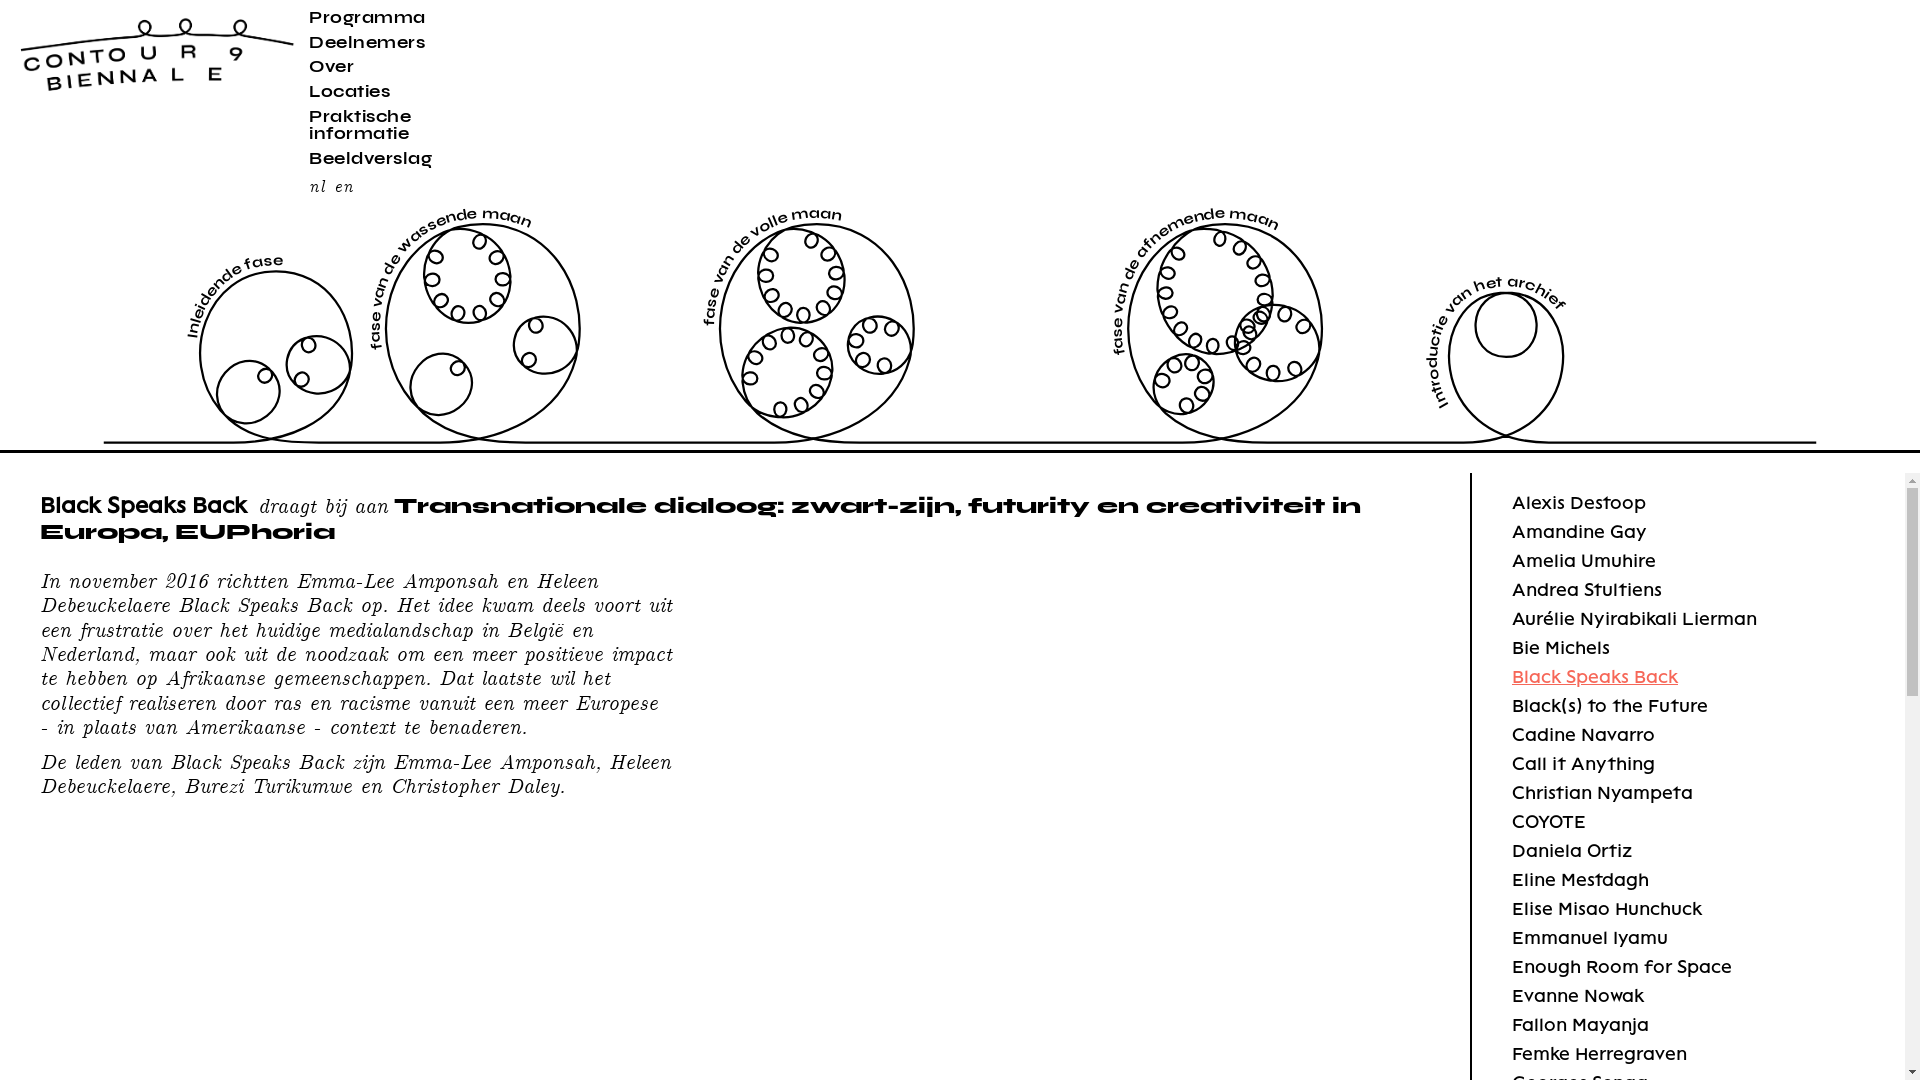  I want to click on 'Alexis Destoop', so click(1578, 501).